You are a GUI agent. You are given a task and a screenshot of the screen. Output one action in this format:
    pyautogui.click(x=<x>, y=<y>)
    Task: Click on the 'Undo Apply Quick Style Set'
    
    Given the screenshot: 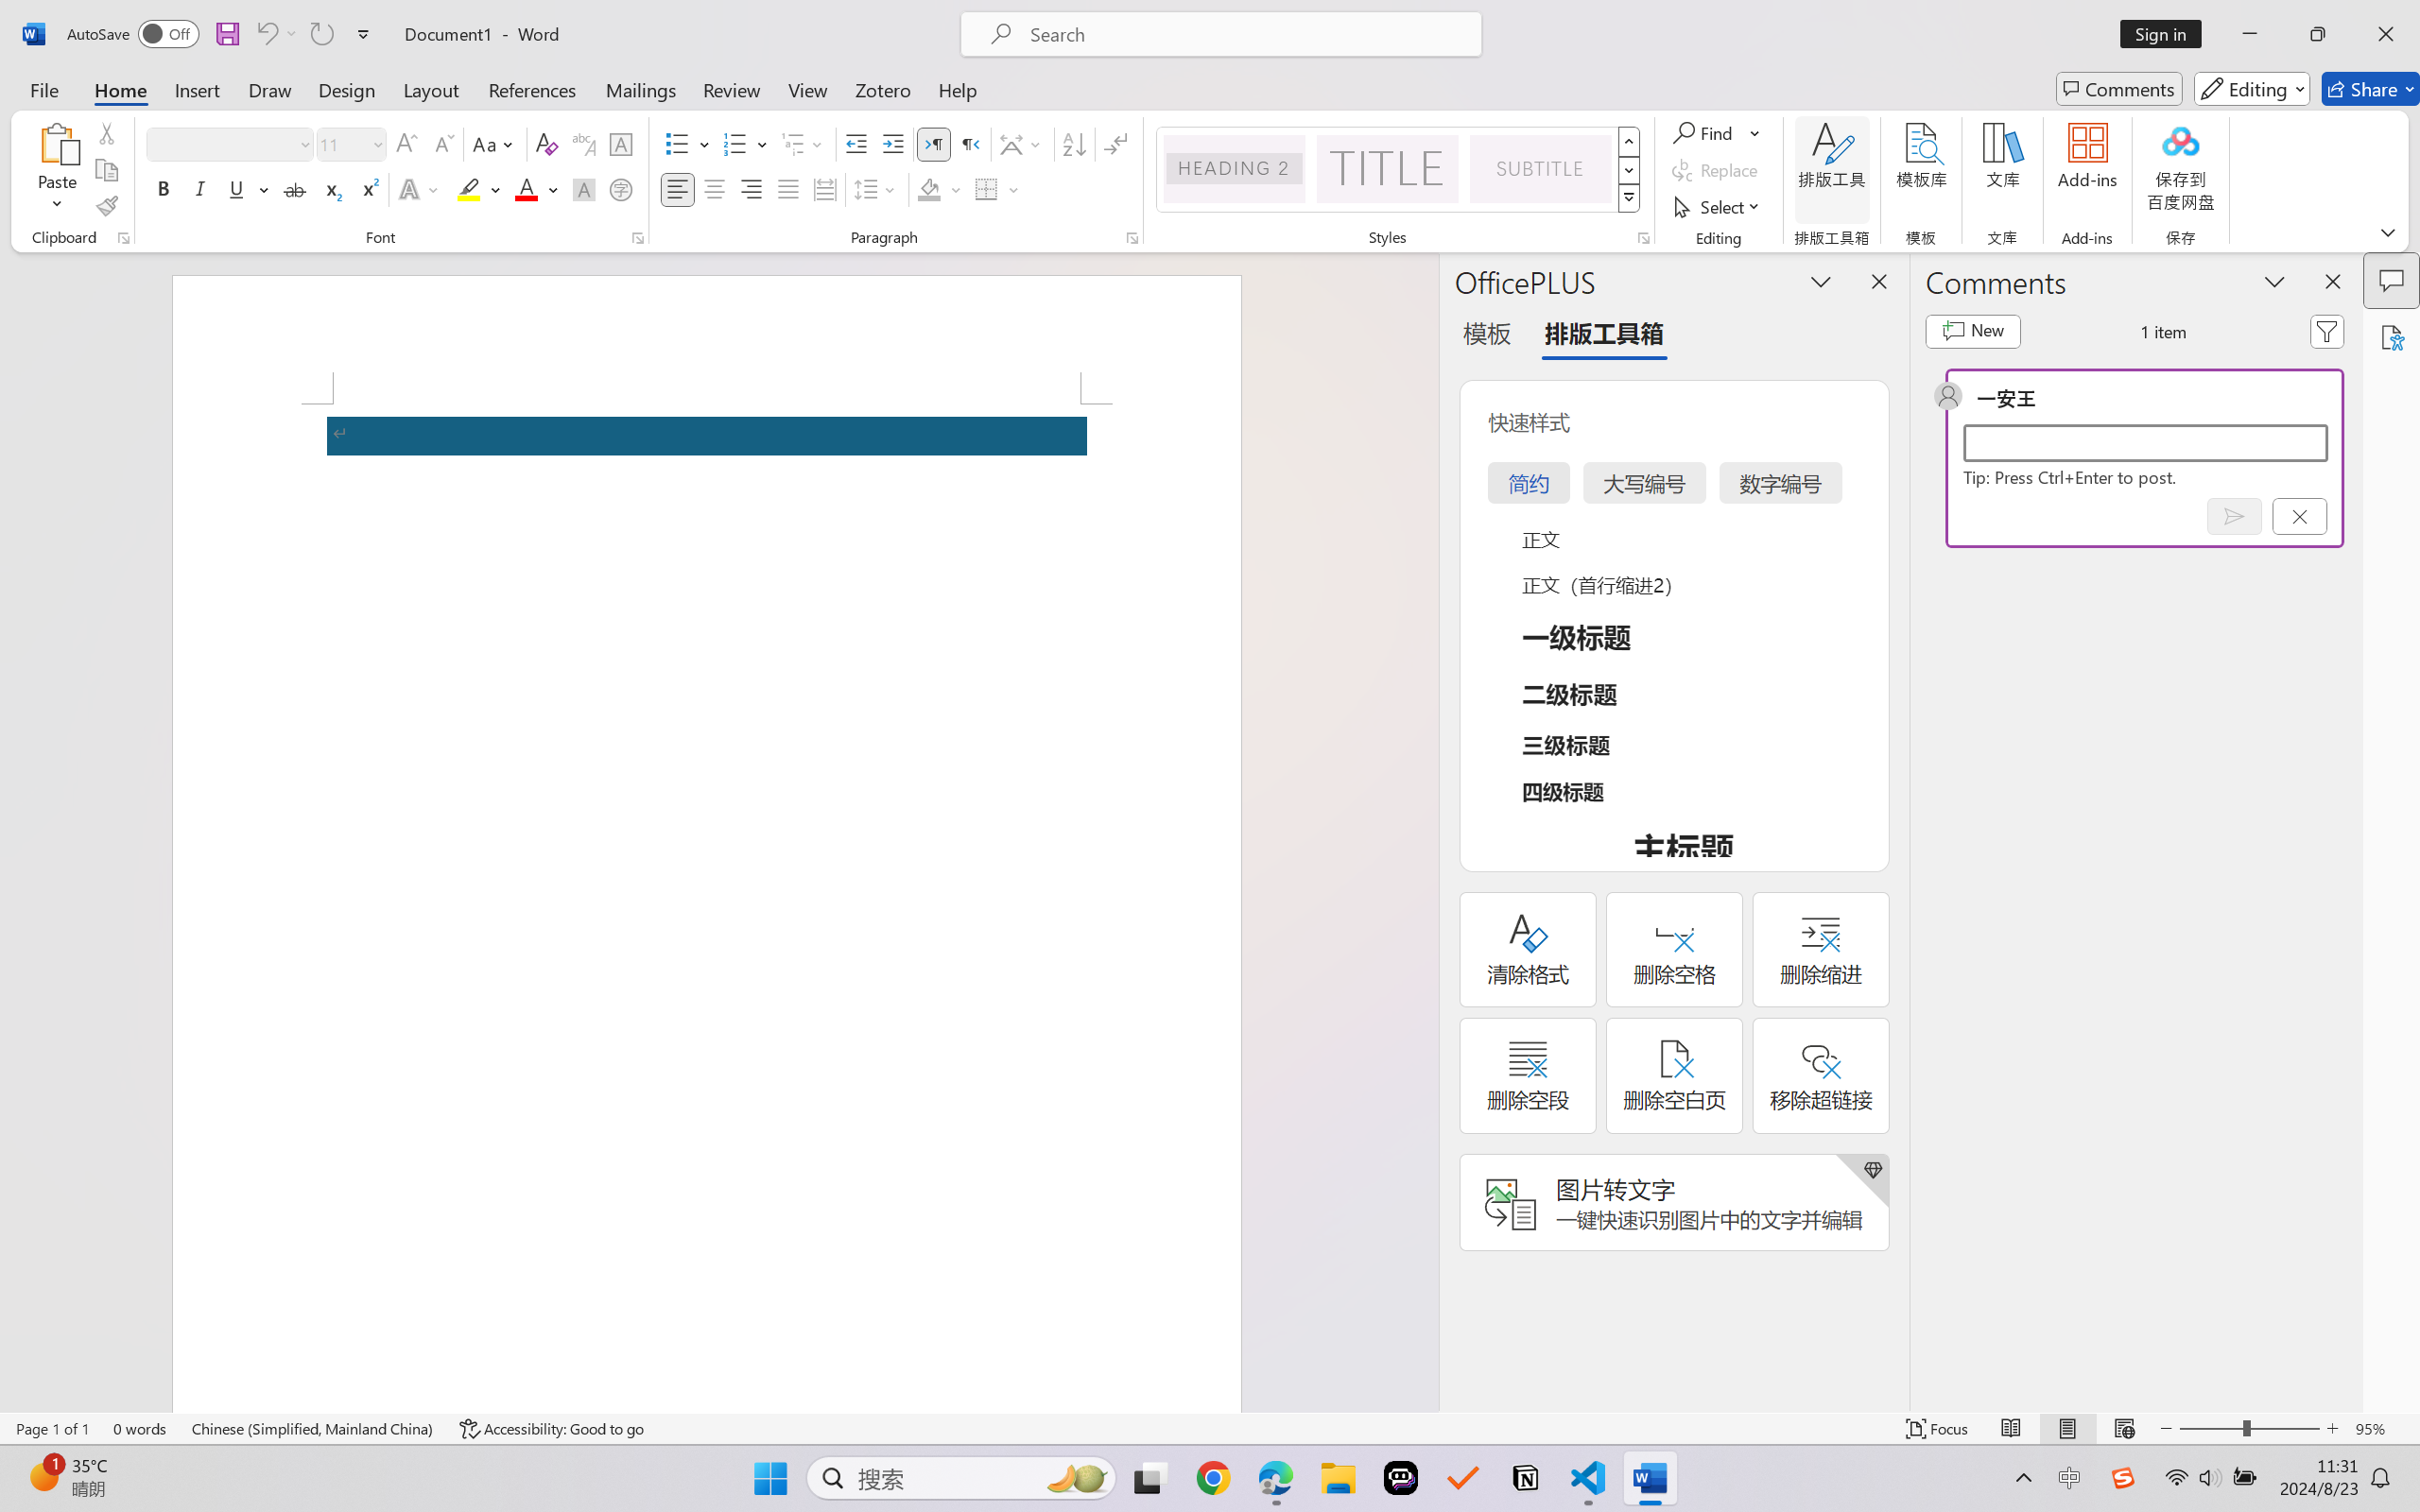 What is the action you would take?
    pyautogui.click(x=274, y=33)
    